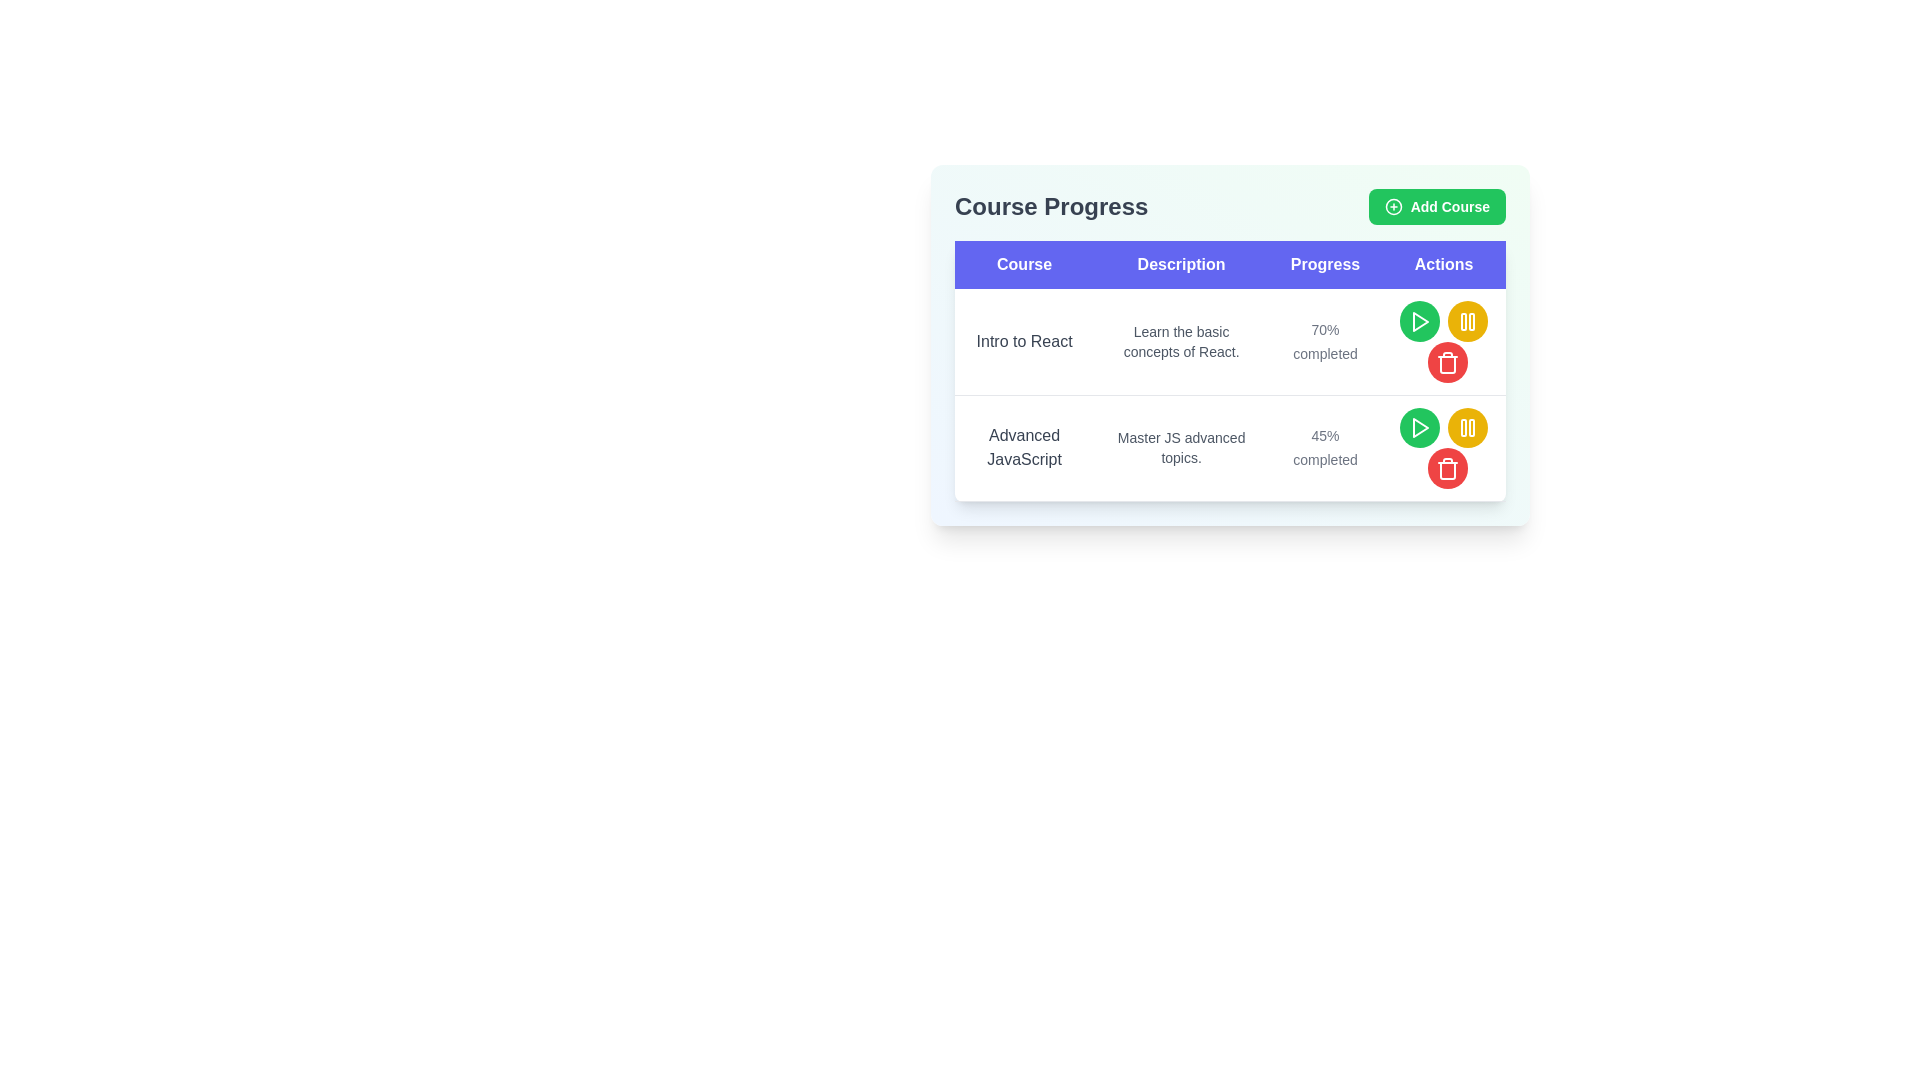  What do you see at coordinates (1325, 341) in the screenshot?
I see `the Progress indicator for the 'Intro to React' course, located in the first row of the Progress column of the table` at bounding box center [1325, 341].